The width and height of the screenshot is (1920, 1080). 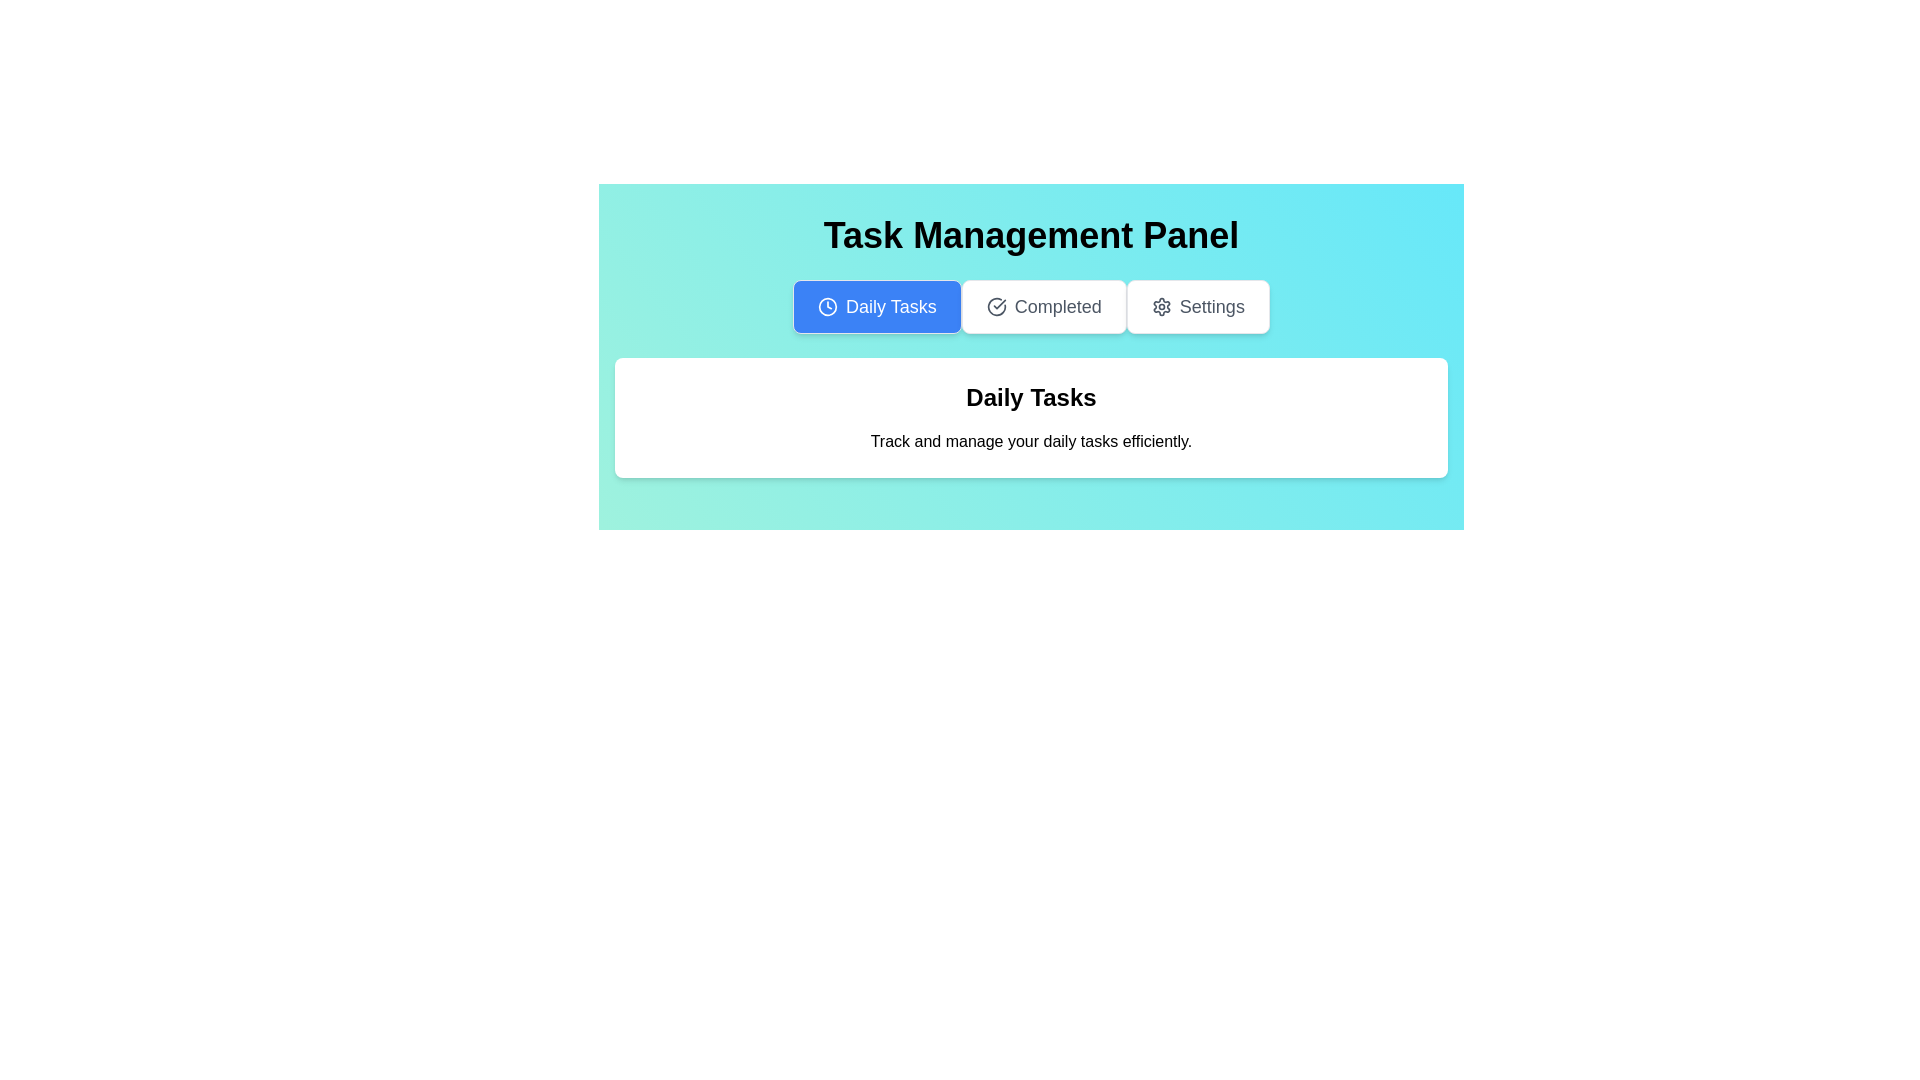 I want to click on the 'Daily Tasks' text label, which is styled in bold and slightly larger font, positioned prominently on a card with a white background, and is the first line above the smaller descriptive text, so click(x=1031, y=397).